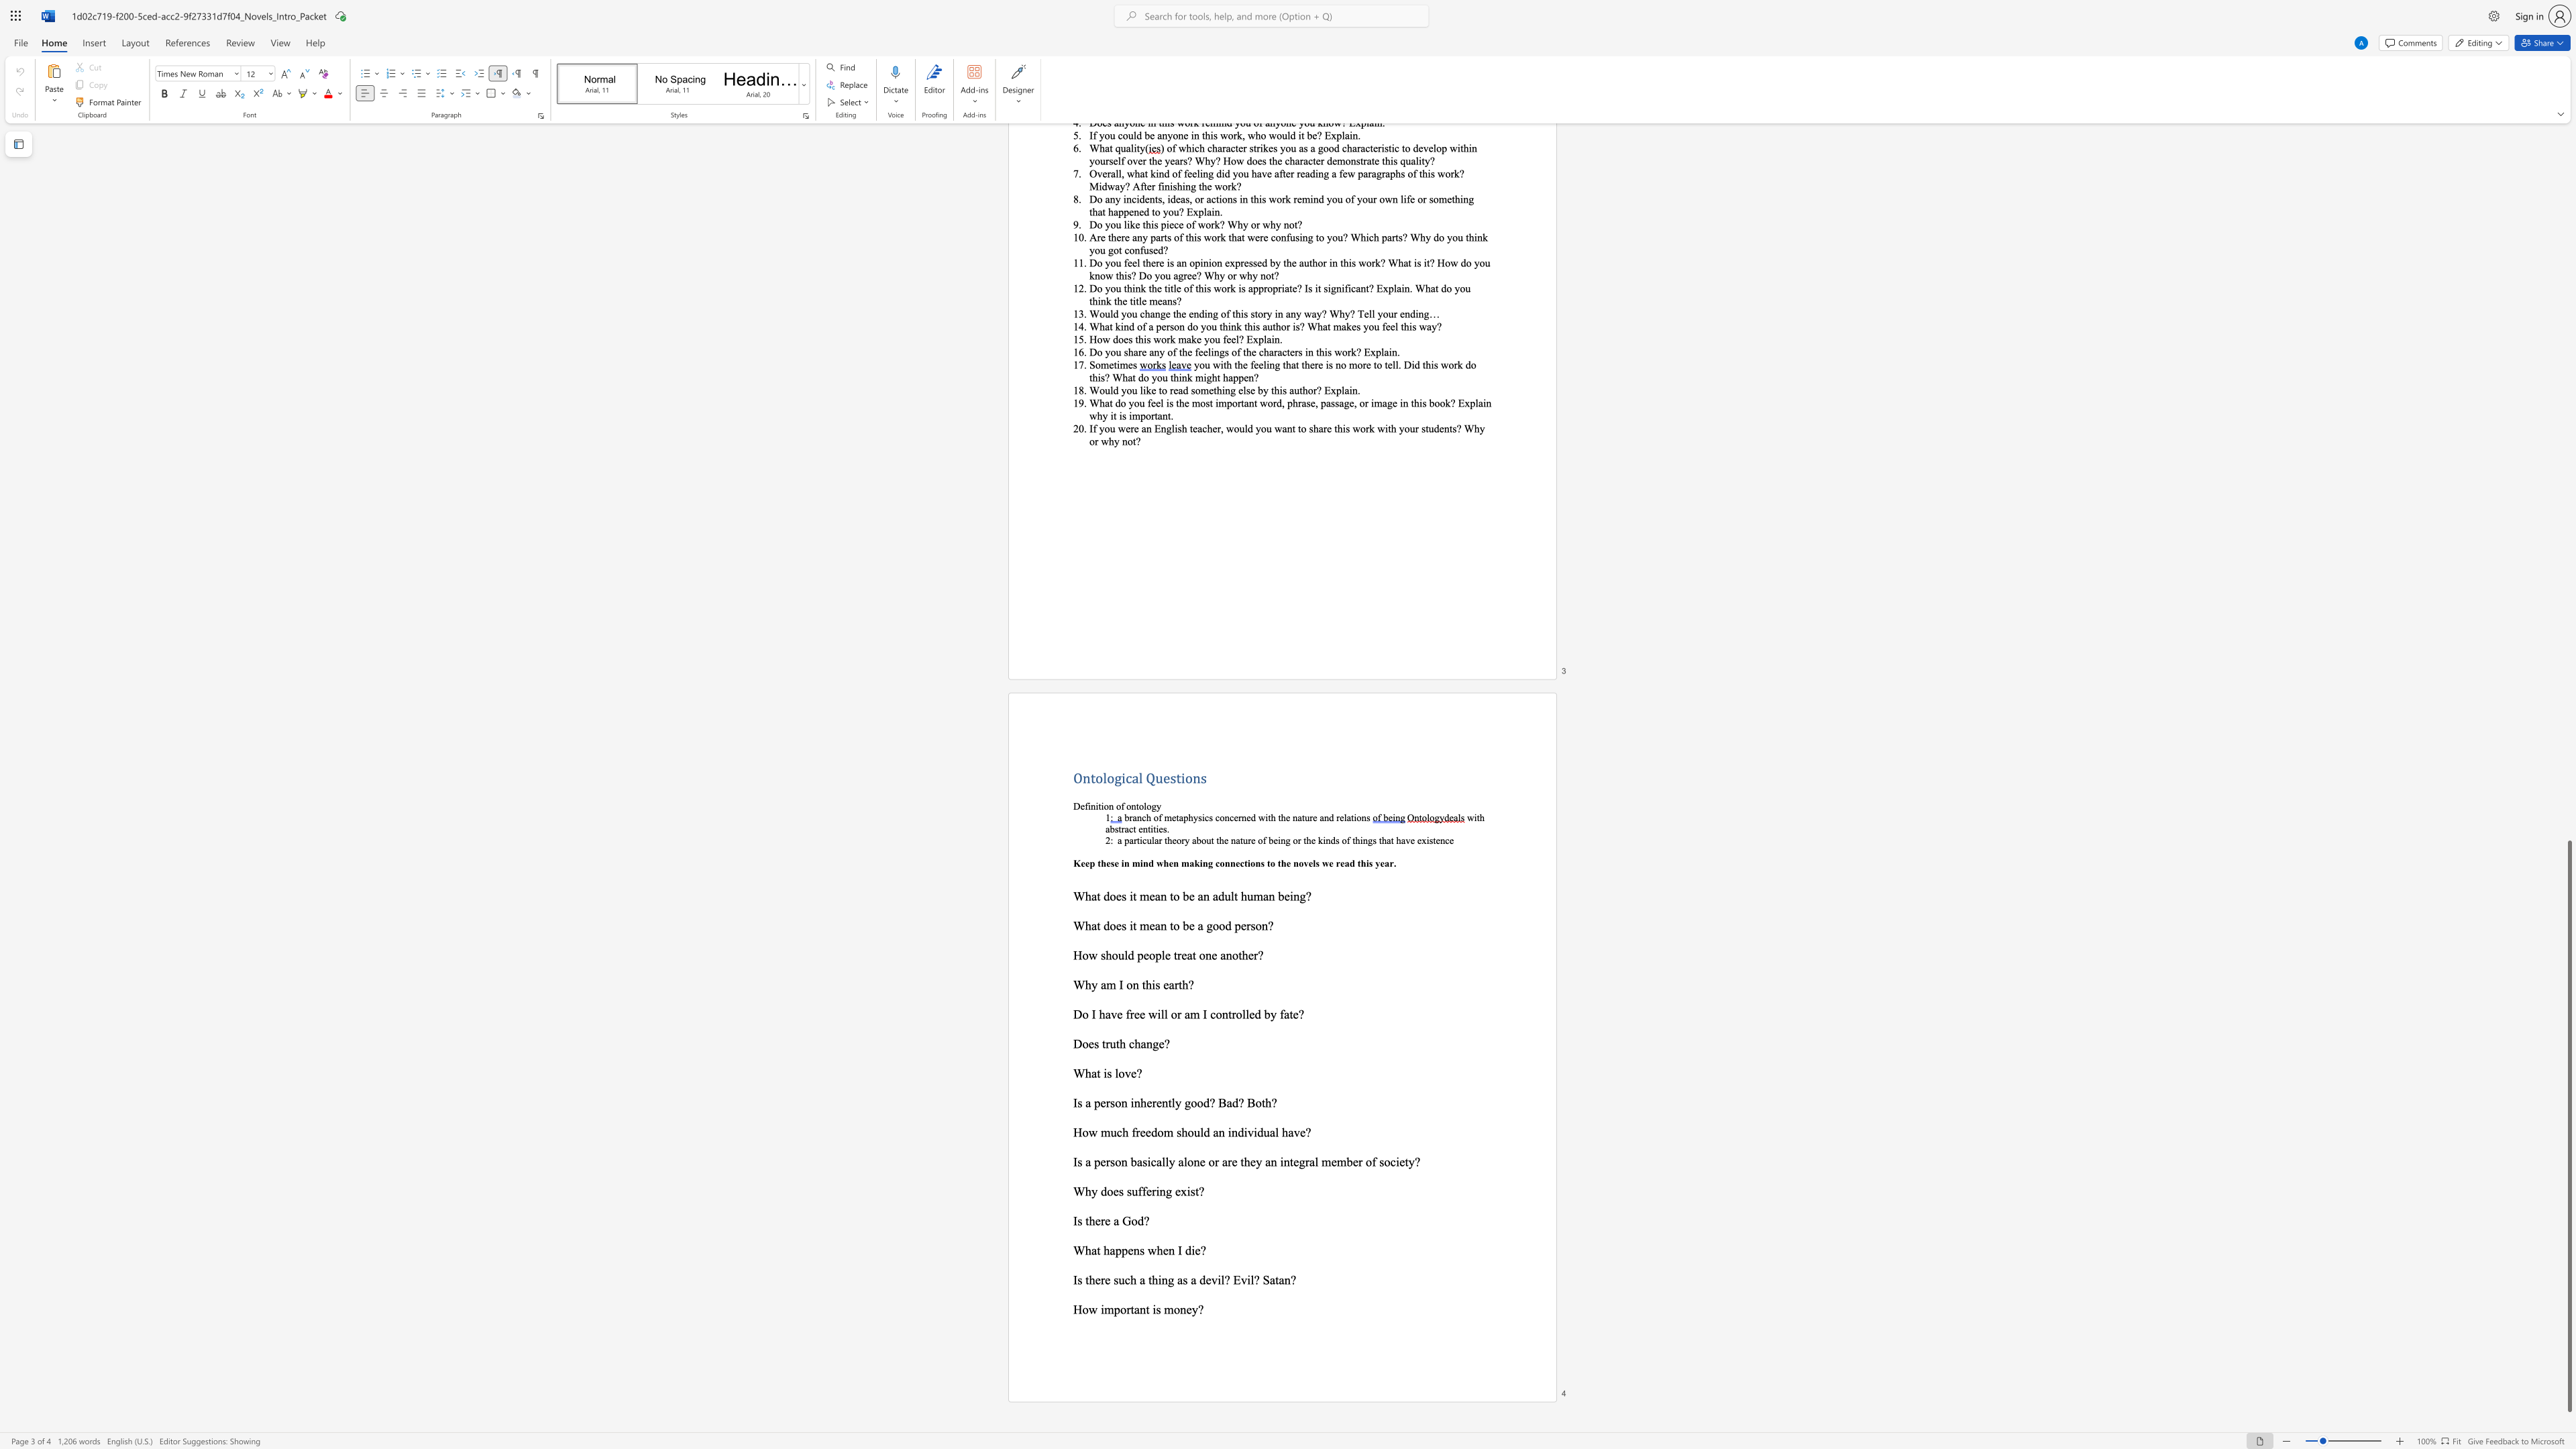 This screenshot has width=2576, height=1449. Describe the element at coordinates (1167, 828) in the screenshot. I see `the 1th character "." in the text` at that location.